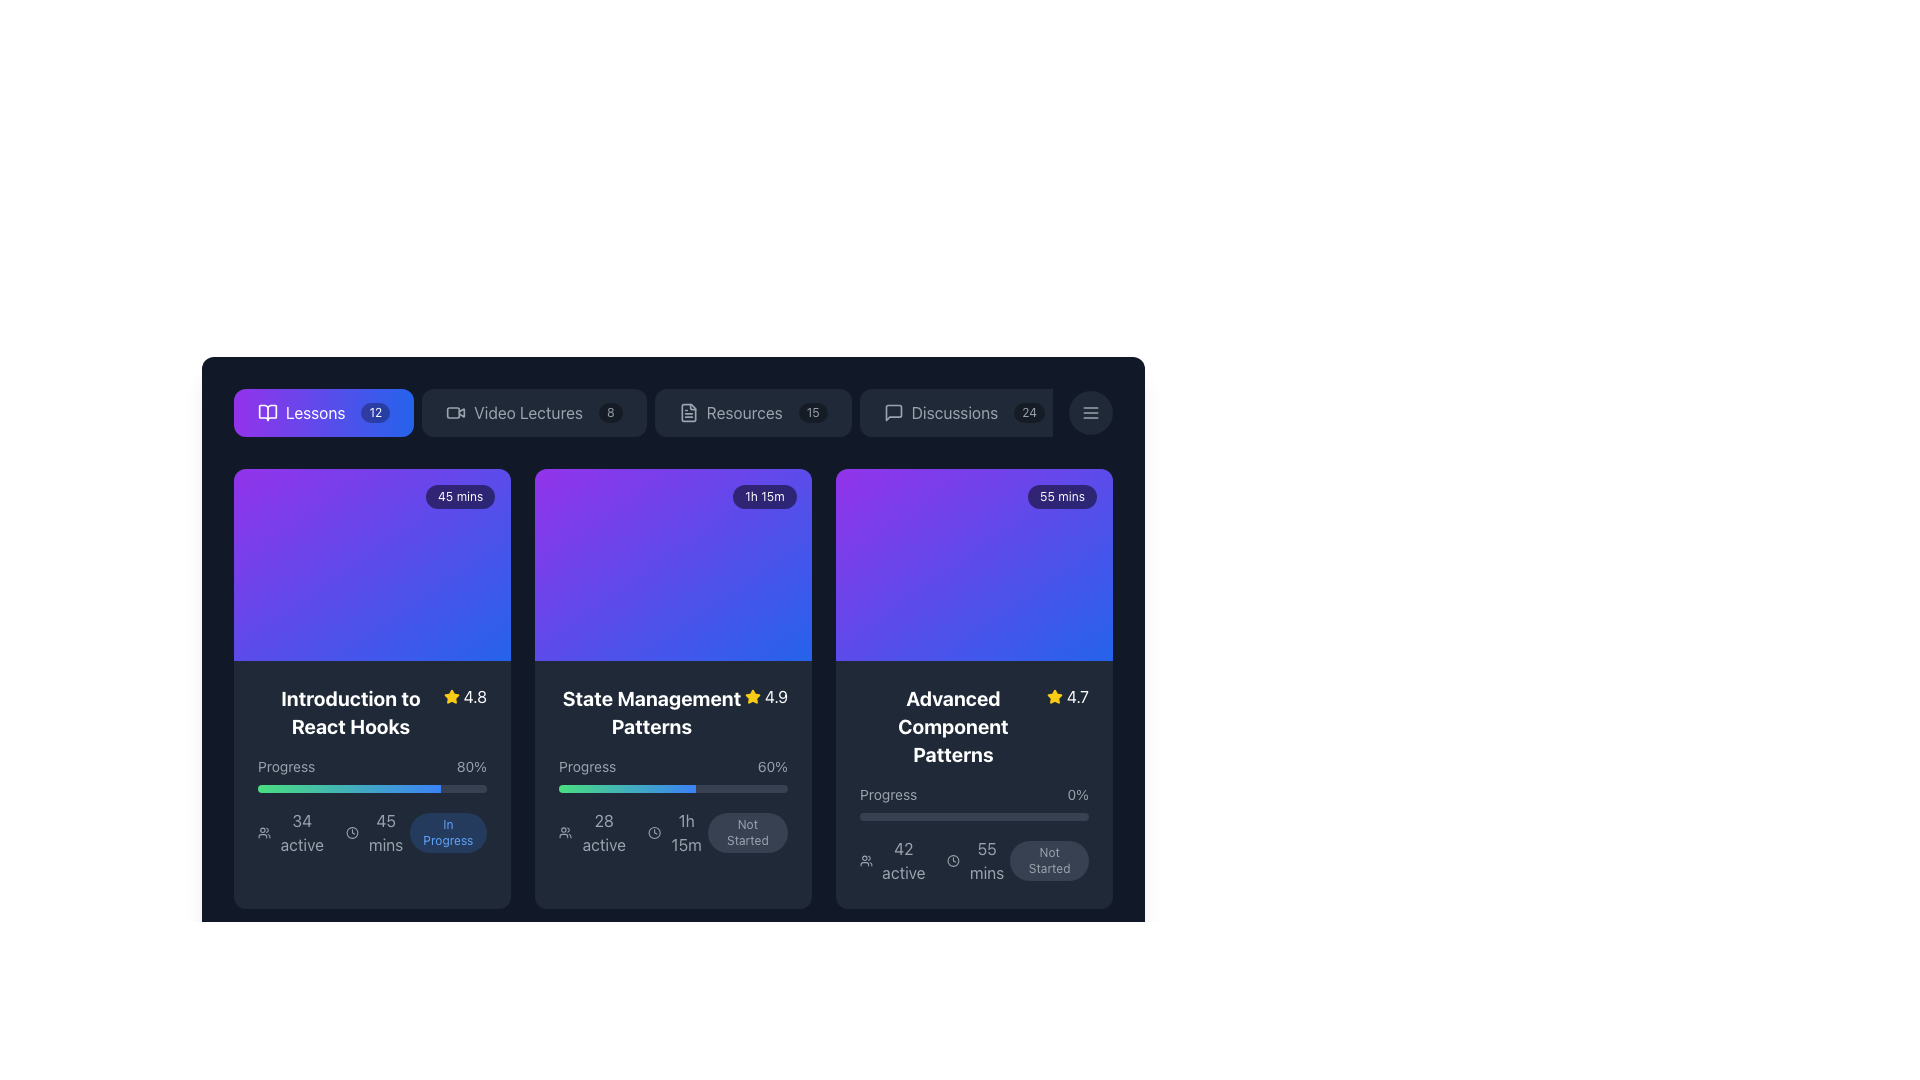 The width and height of the screenshot is (1920, 1080). What do you see at coordinates (284, 788) in the screenshot?
I see `the progress bar` at bounding box center [284, 788].